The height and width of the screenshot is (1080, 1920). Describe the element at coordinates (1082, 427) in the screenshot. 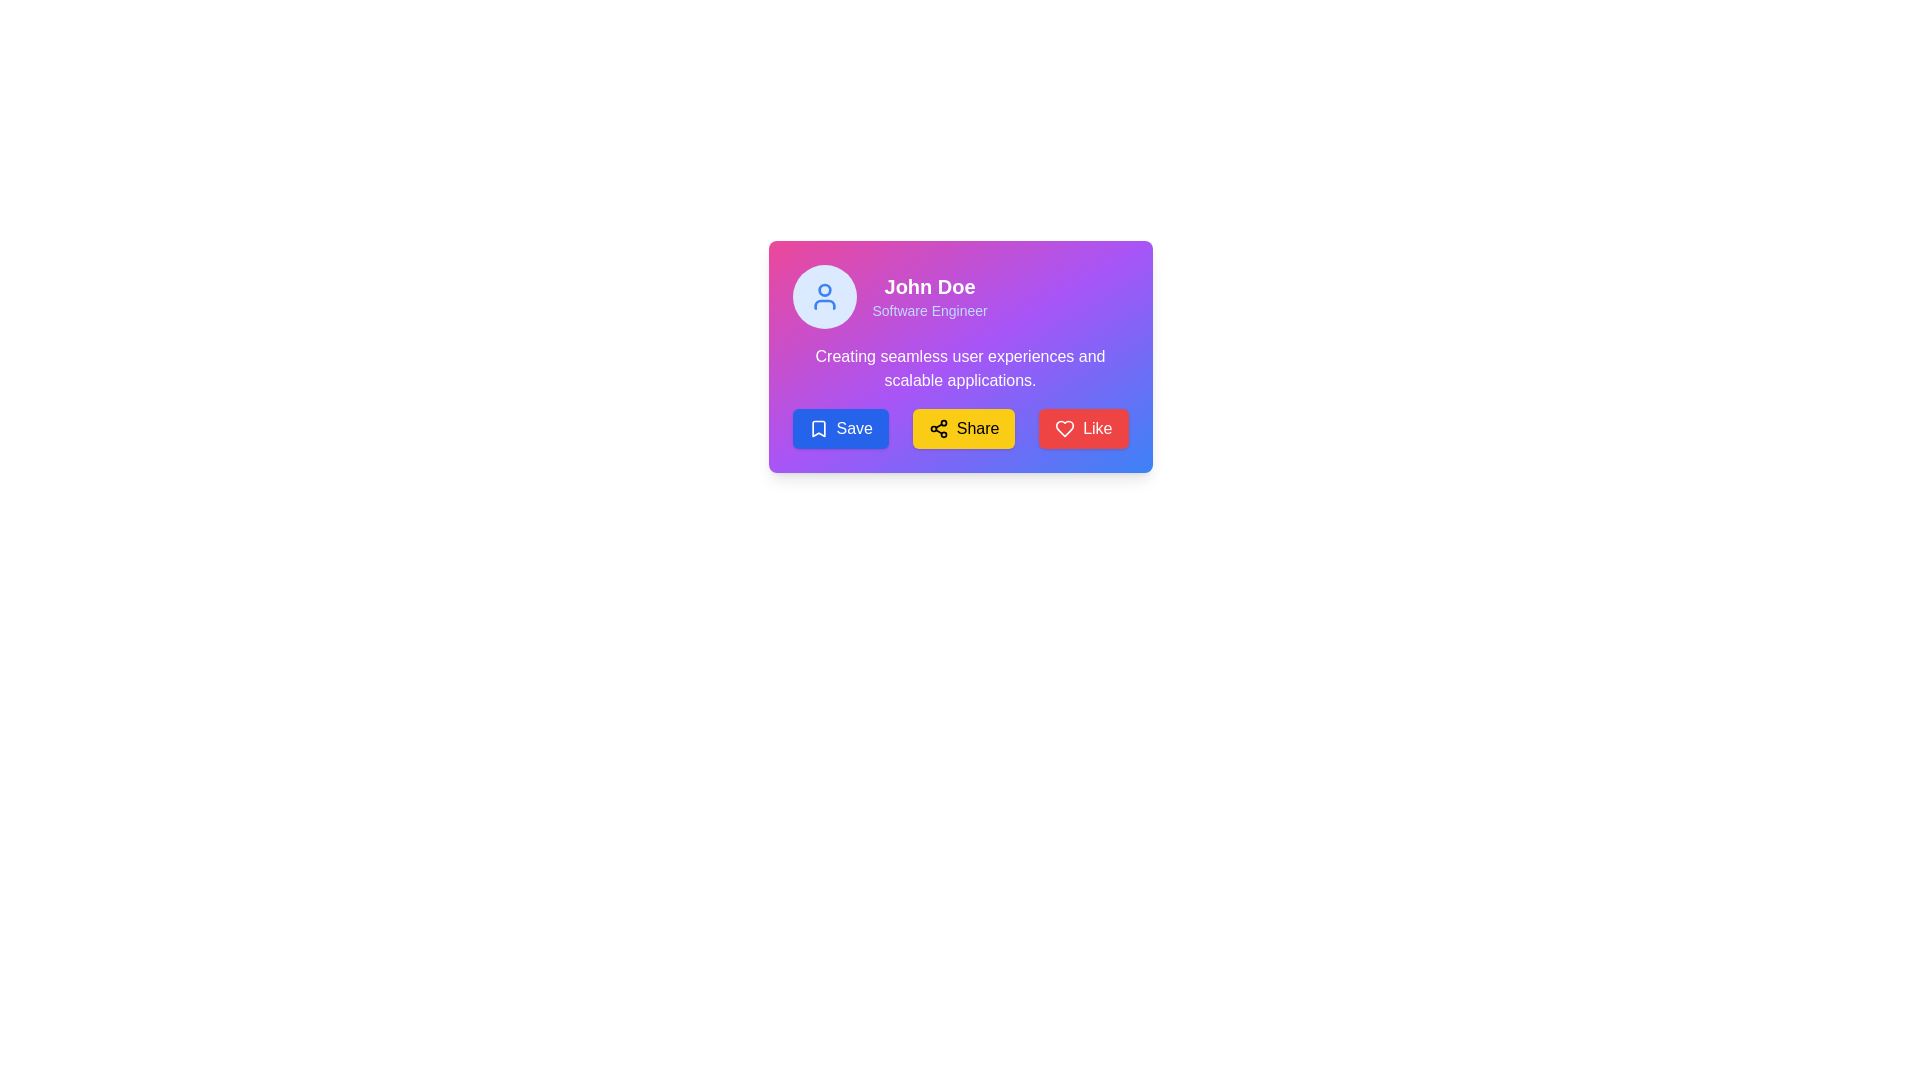

I see `the third button in the group of interactive buttons at the bottom right of the card` at that location.